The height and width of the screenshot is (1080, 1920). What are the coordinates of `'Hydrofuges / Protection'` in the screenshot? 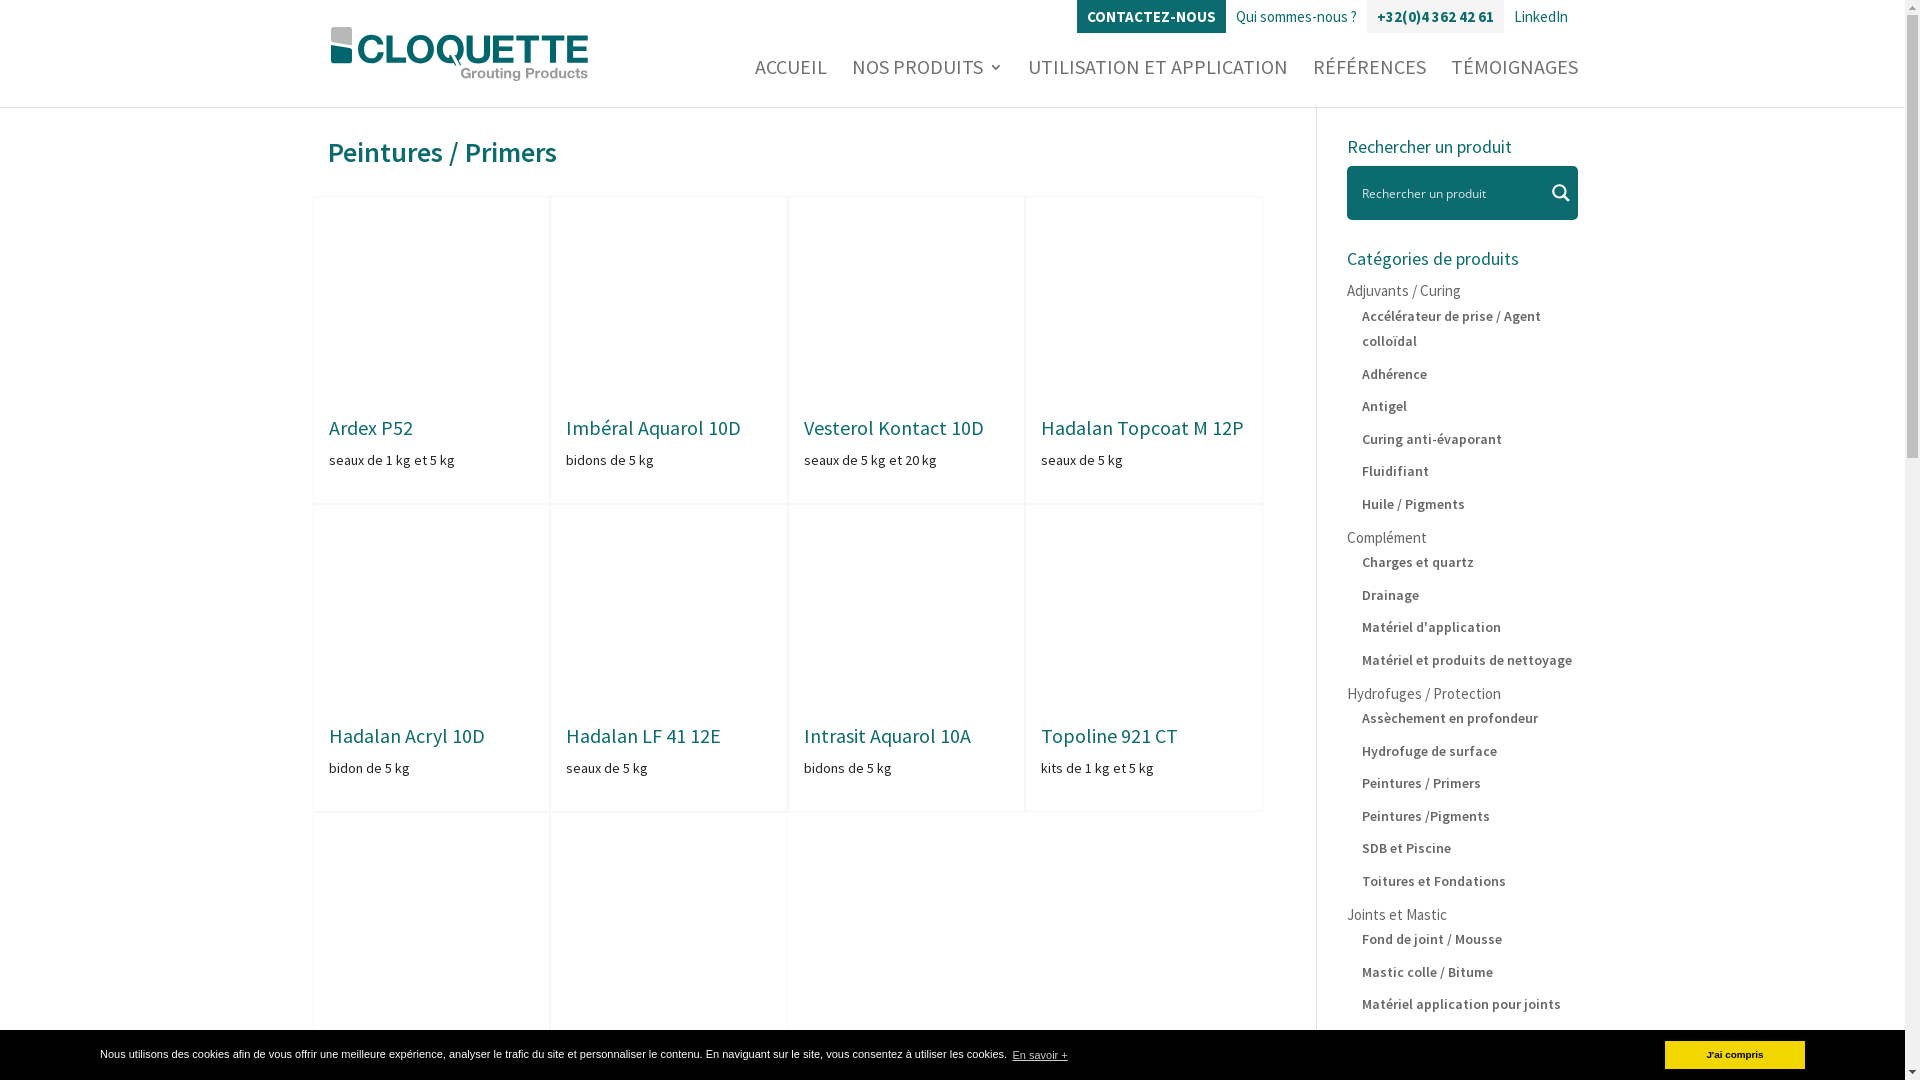 It's located at (1423, 692).